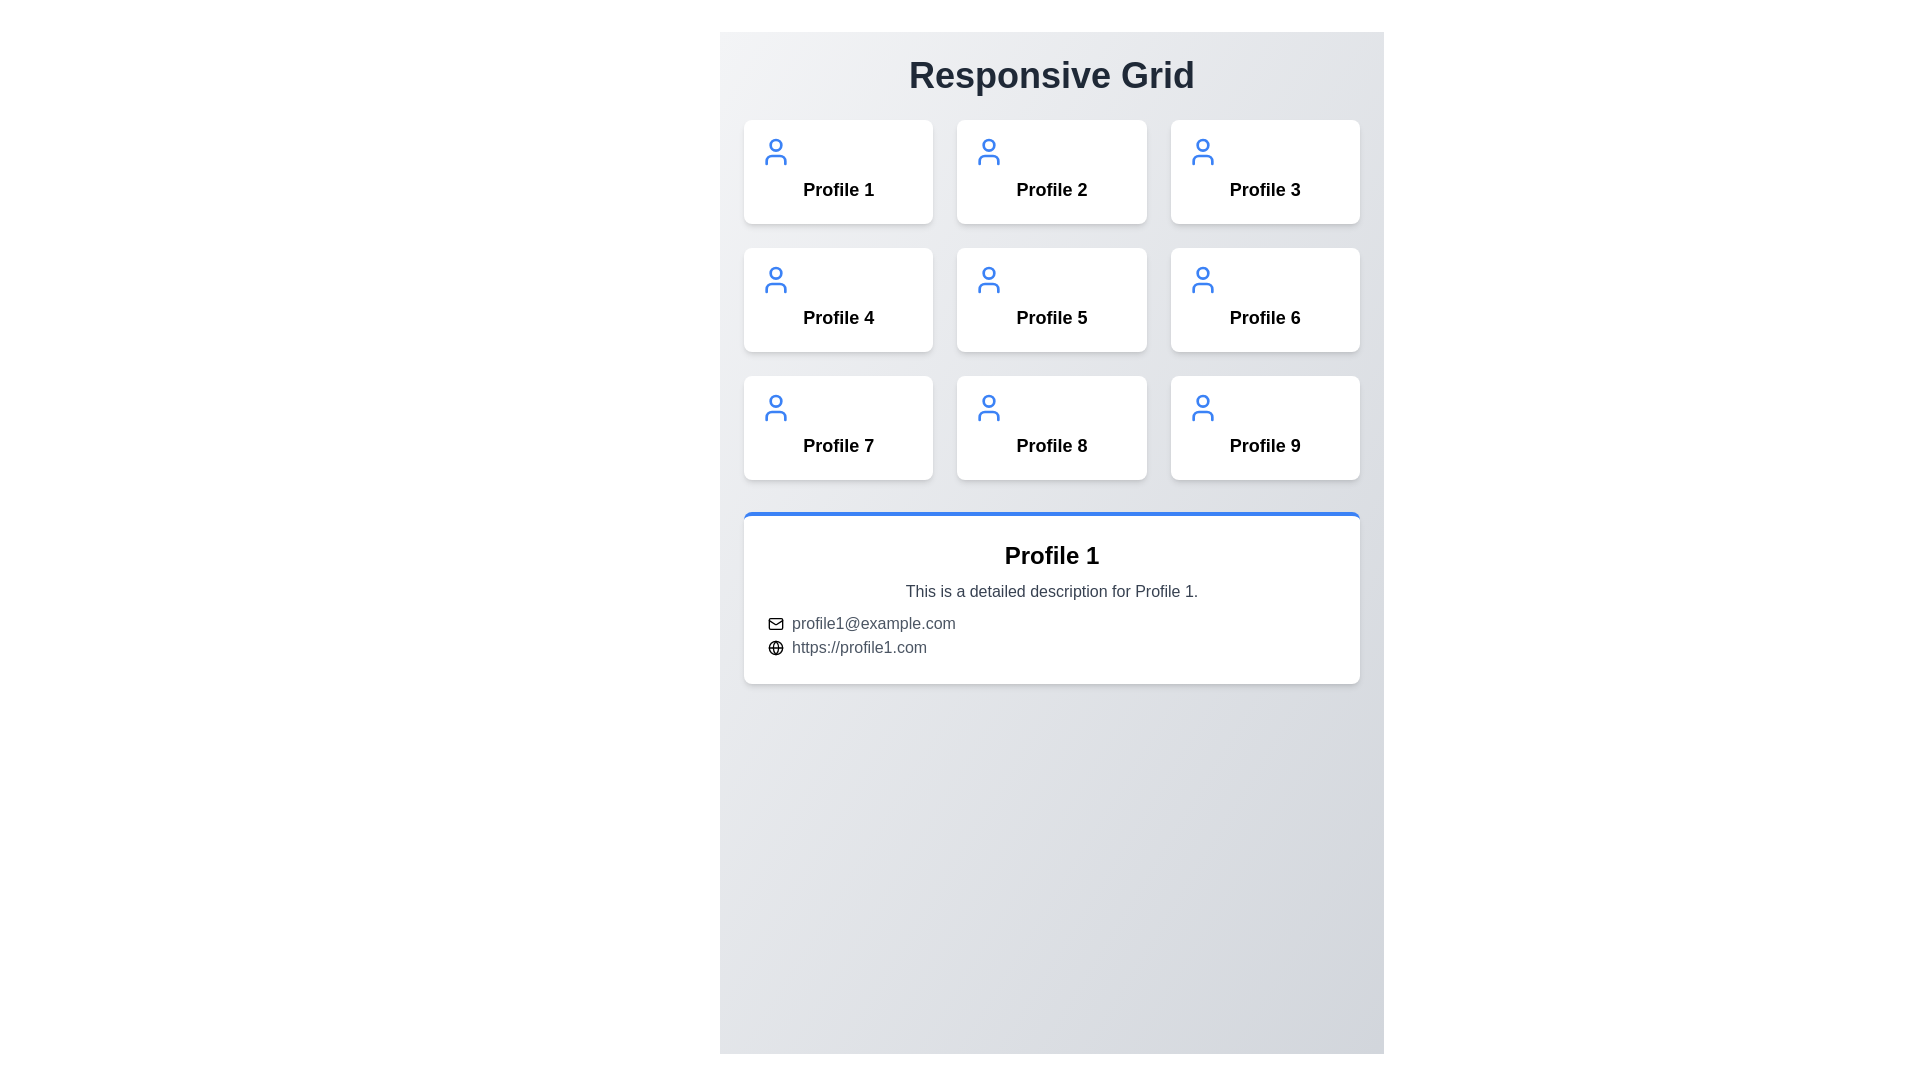 The image size is (1920, 1080). Describe the element at coordinates (1264, 171) in the screenshot. I see `the profile card labeled 'Profile 3' located in the top row, third column of the grid` at that location.